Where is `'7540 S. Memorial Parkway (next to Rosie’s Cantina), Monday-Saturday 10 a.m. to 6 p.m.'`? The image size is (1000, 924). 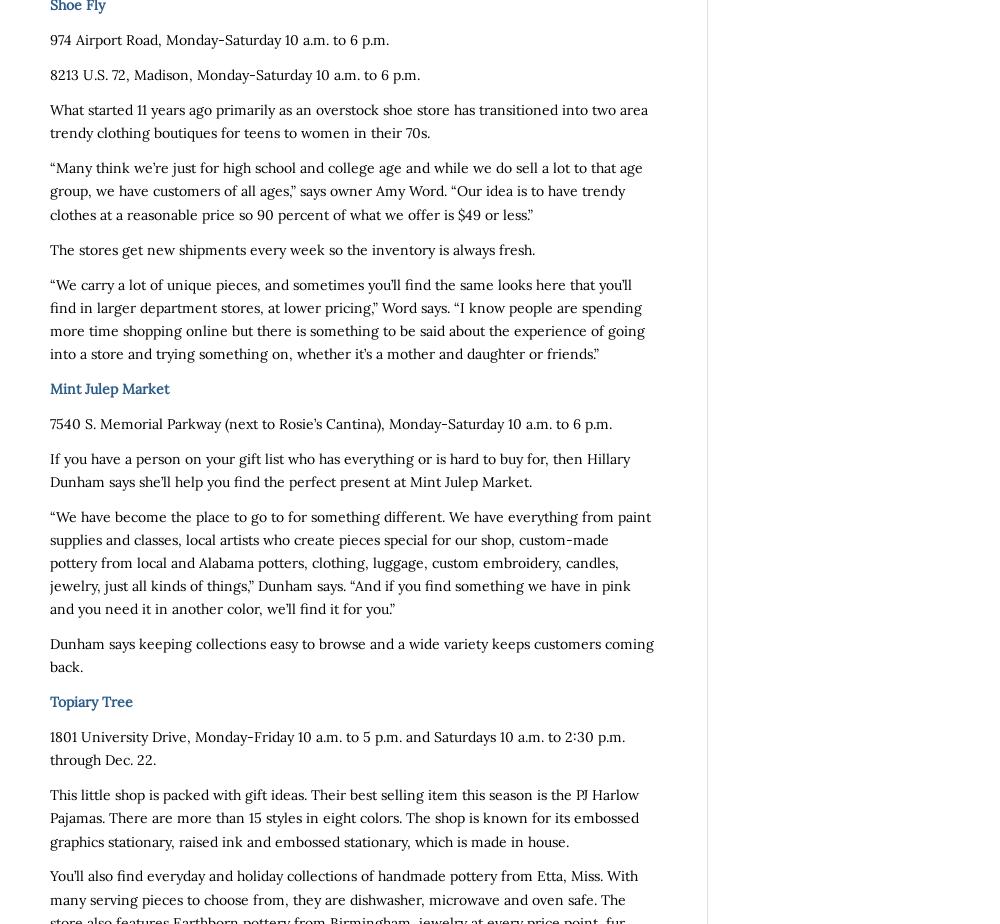
'7540 S. Memorial Parkway (next to Rosie’s Cantina), Monday-Saturday 10 a.m. to 6 p.m.' is located at coordinates (330, 423).